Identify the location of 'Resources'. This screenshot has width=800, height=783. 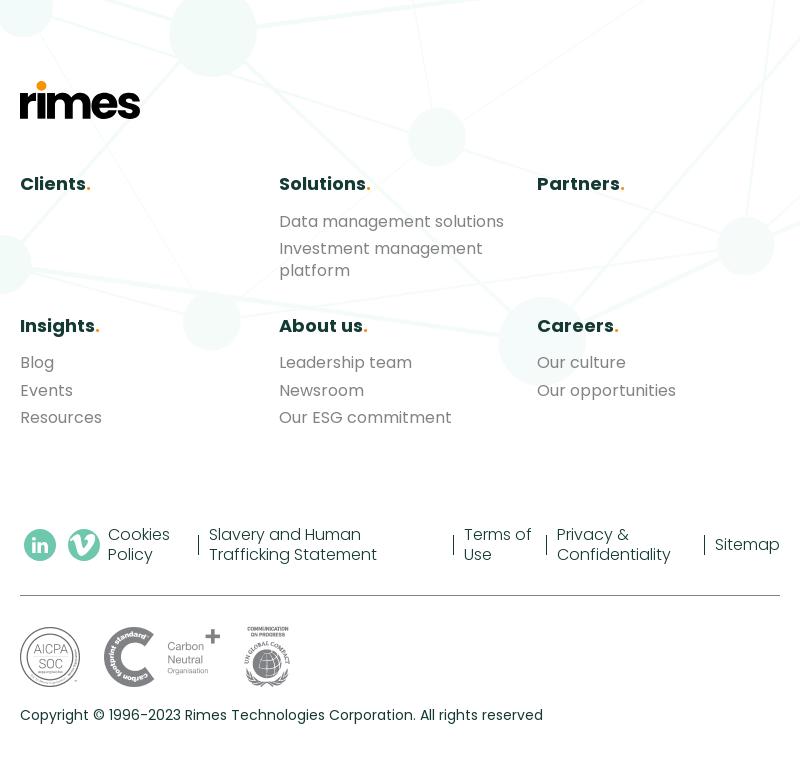
(20, 416).